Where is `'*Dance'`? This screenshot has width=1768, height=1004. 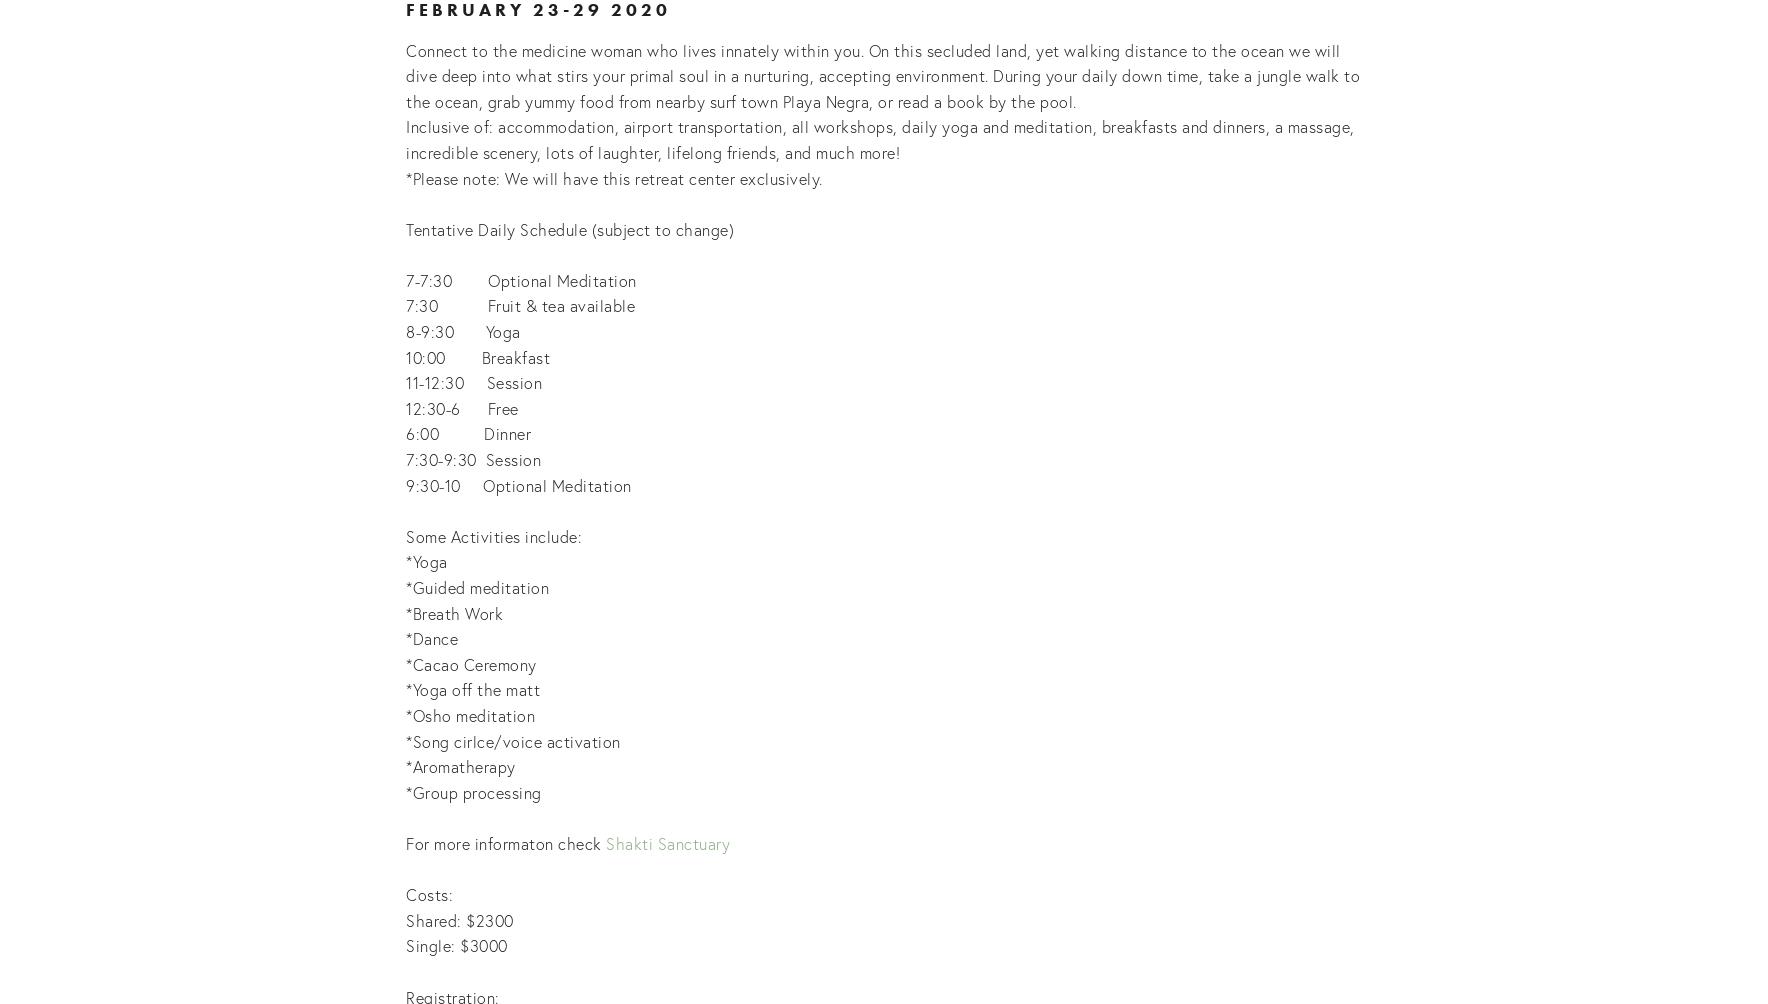
'*Dance' is located at coordinates (431, 637).